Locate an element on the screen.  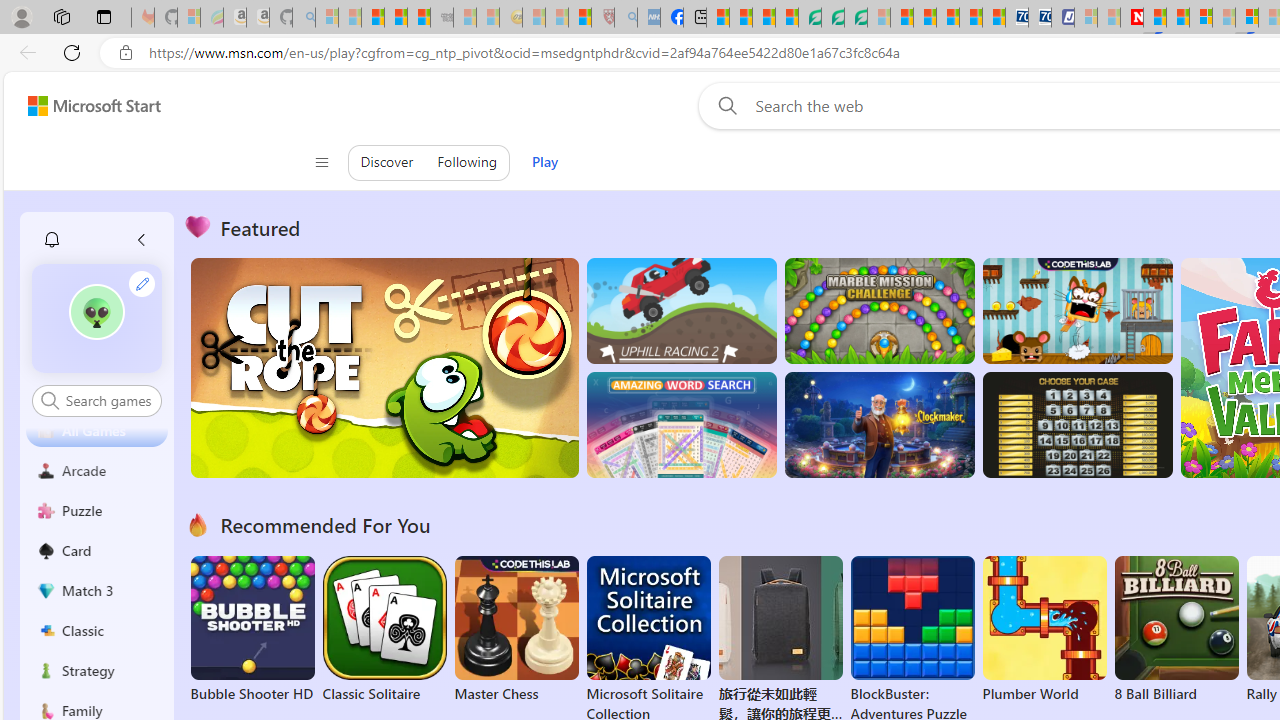
'Class: profile-edit' is located at coordinates (141, 283).